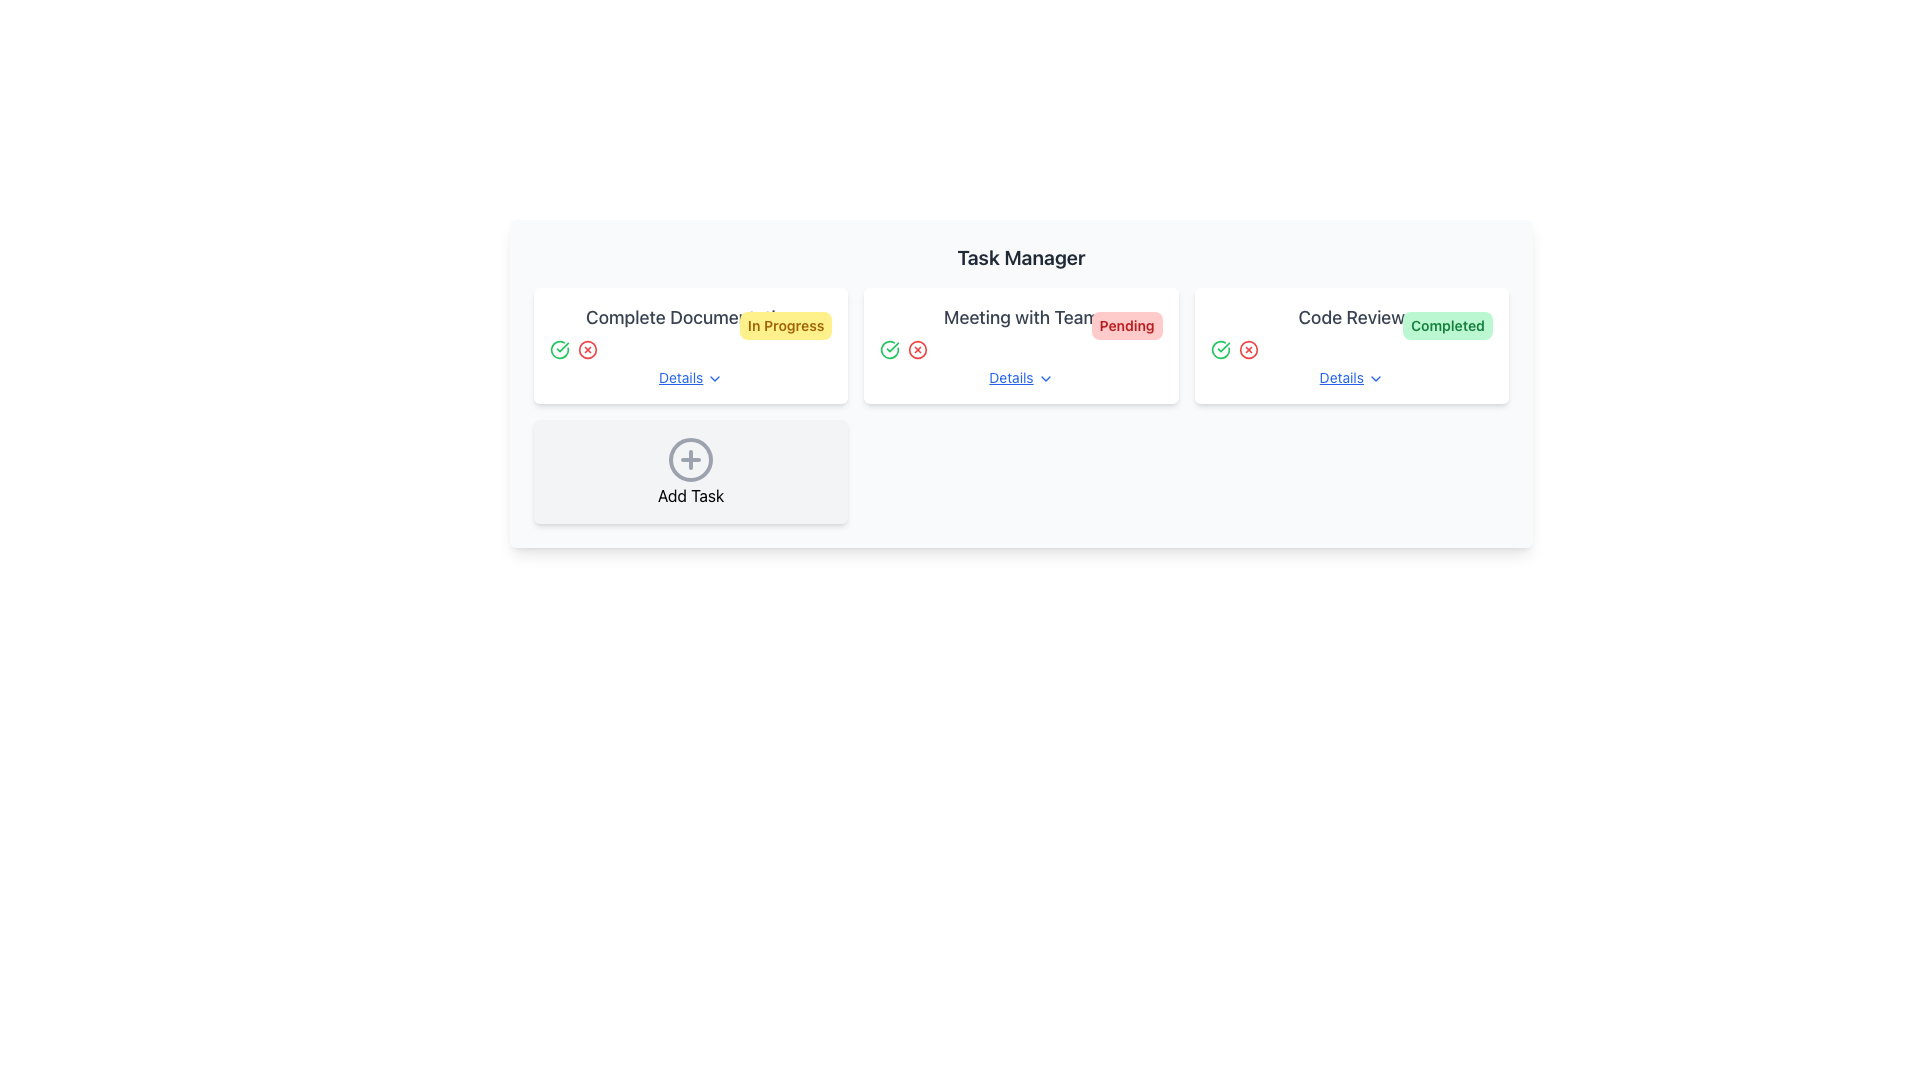  Describe the element at coordinates (1448, 325) in the screenshot. I see `the Status label indicating the completion status of the 'Code Review' task, located in the top-right corner of the white card` at that location.